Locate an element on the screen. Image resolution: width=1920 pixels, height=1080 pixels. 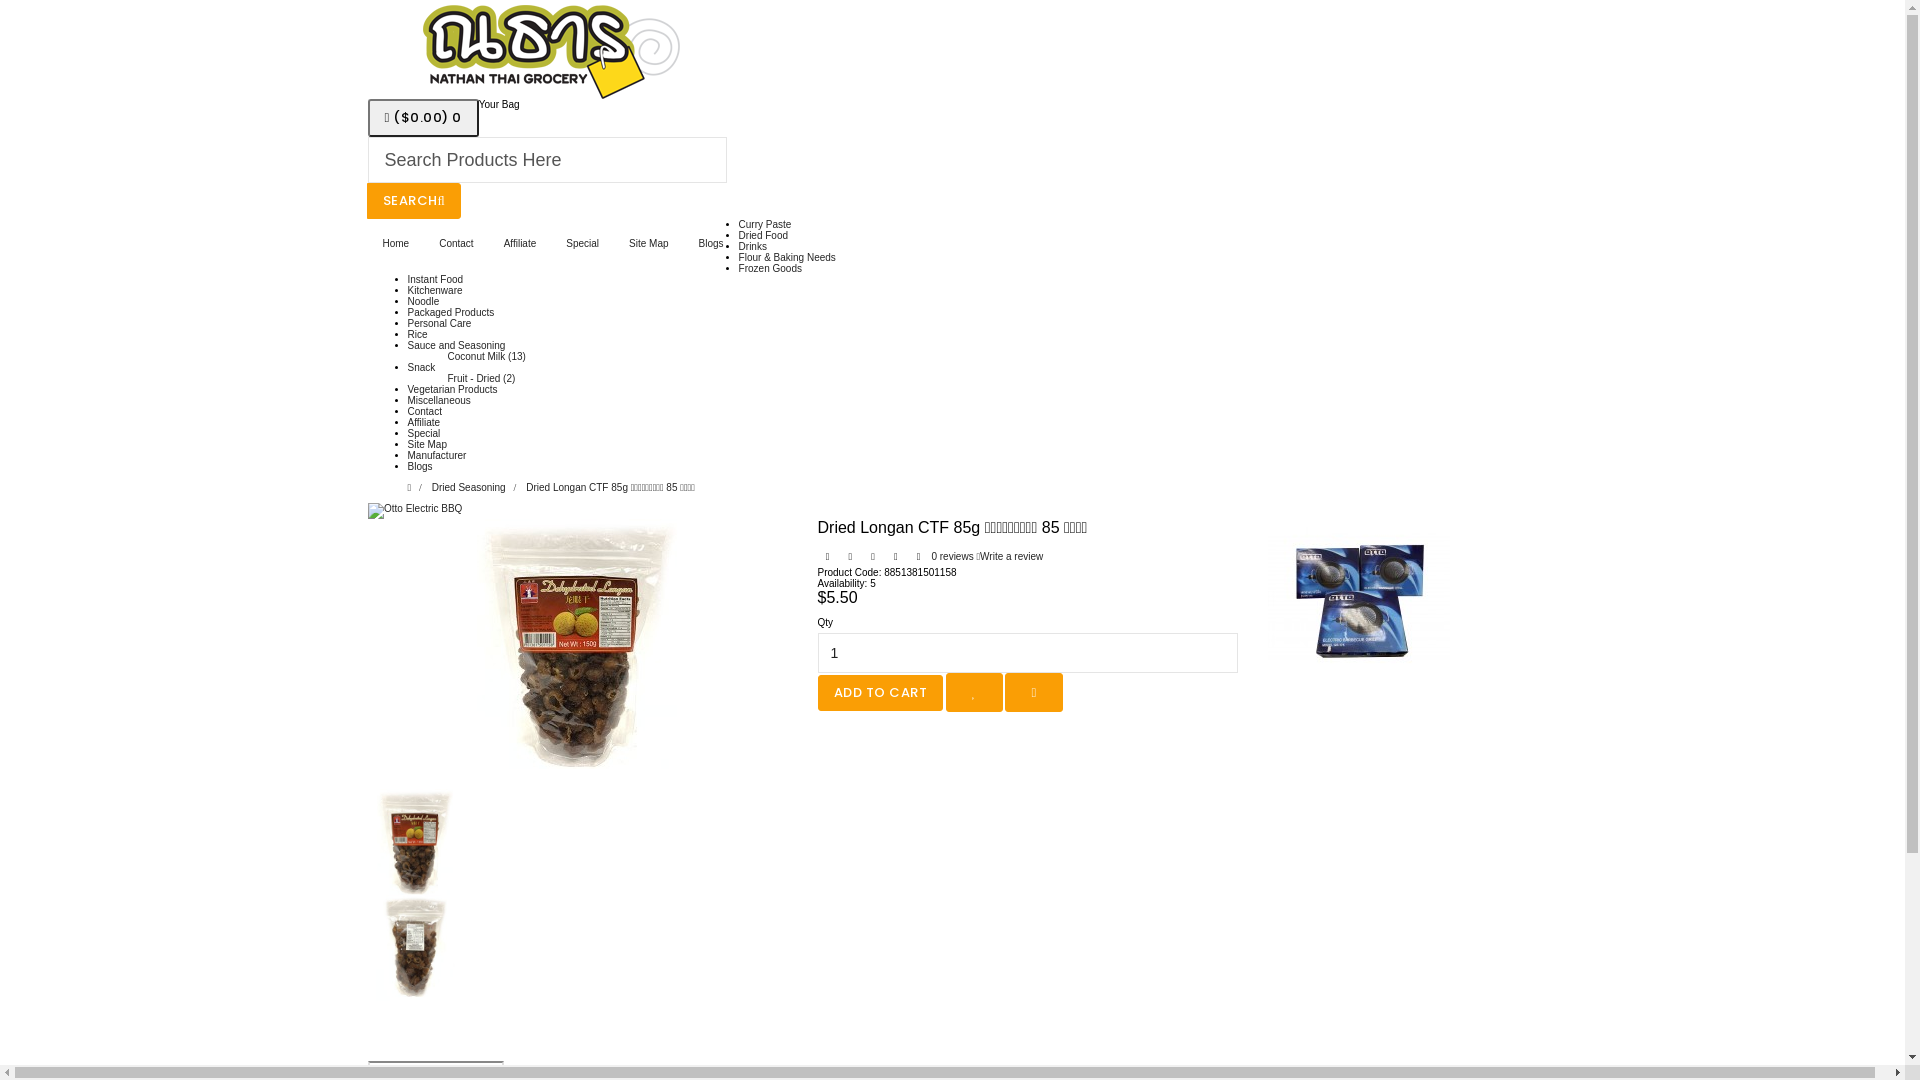
'Flour & Baking Needs' is located at coordinates (738, 256).